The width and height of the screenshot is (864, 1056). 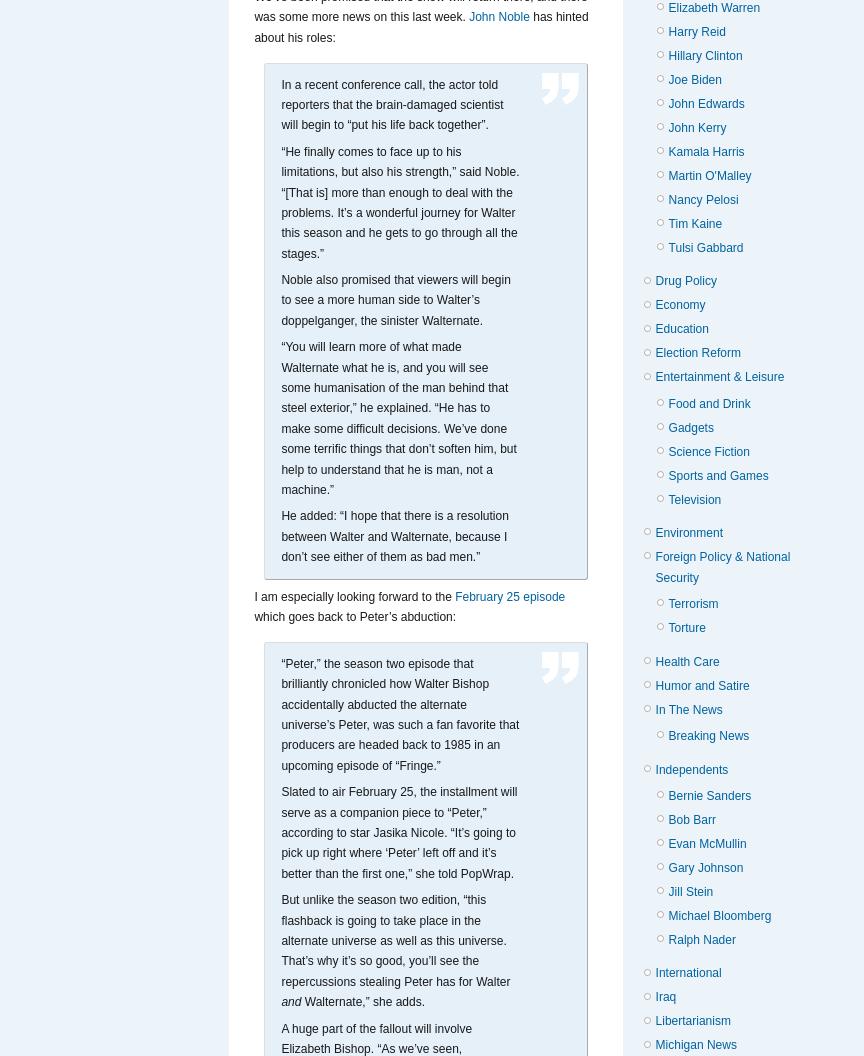 I want to click on 'Joe Biden', so click(x=694, y=77).